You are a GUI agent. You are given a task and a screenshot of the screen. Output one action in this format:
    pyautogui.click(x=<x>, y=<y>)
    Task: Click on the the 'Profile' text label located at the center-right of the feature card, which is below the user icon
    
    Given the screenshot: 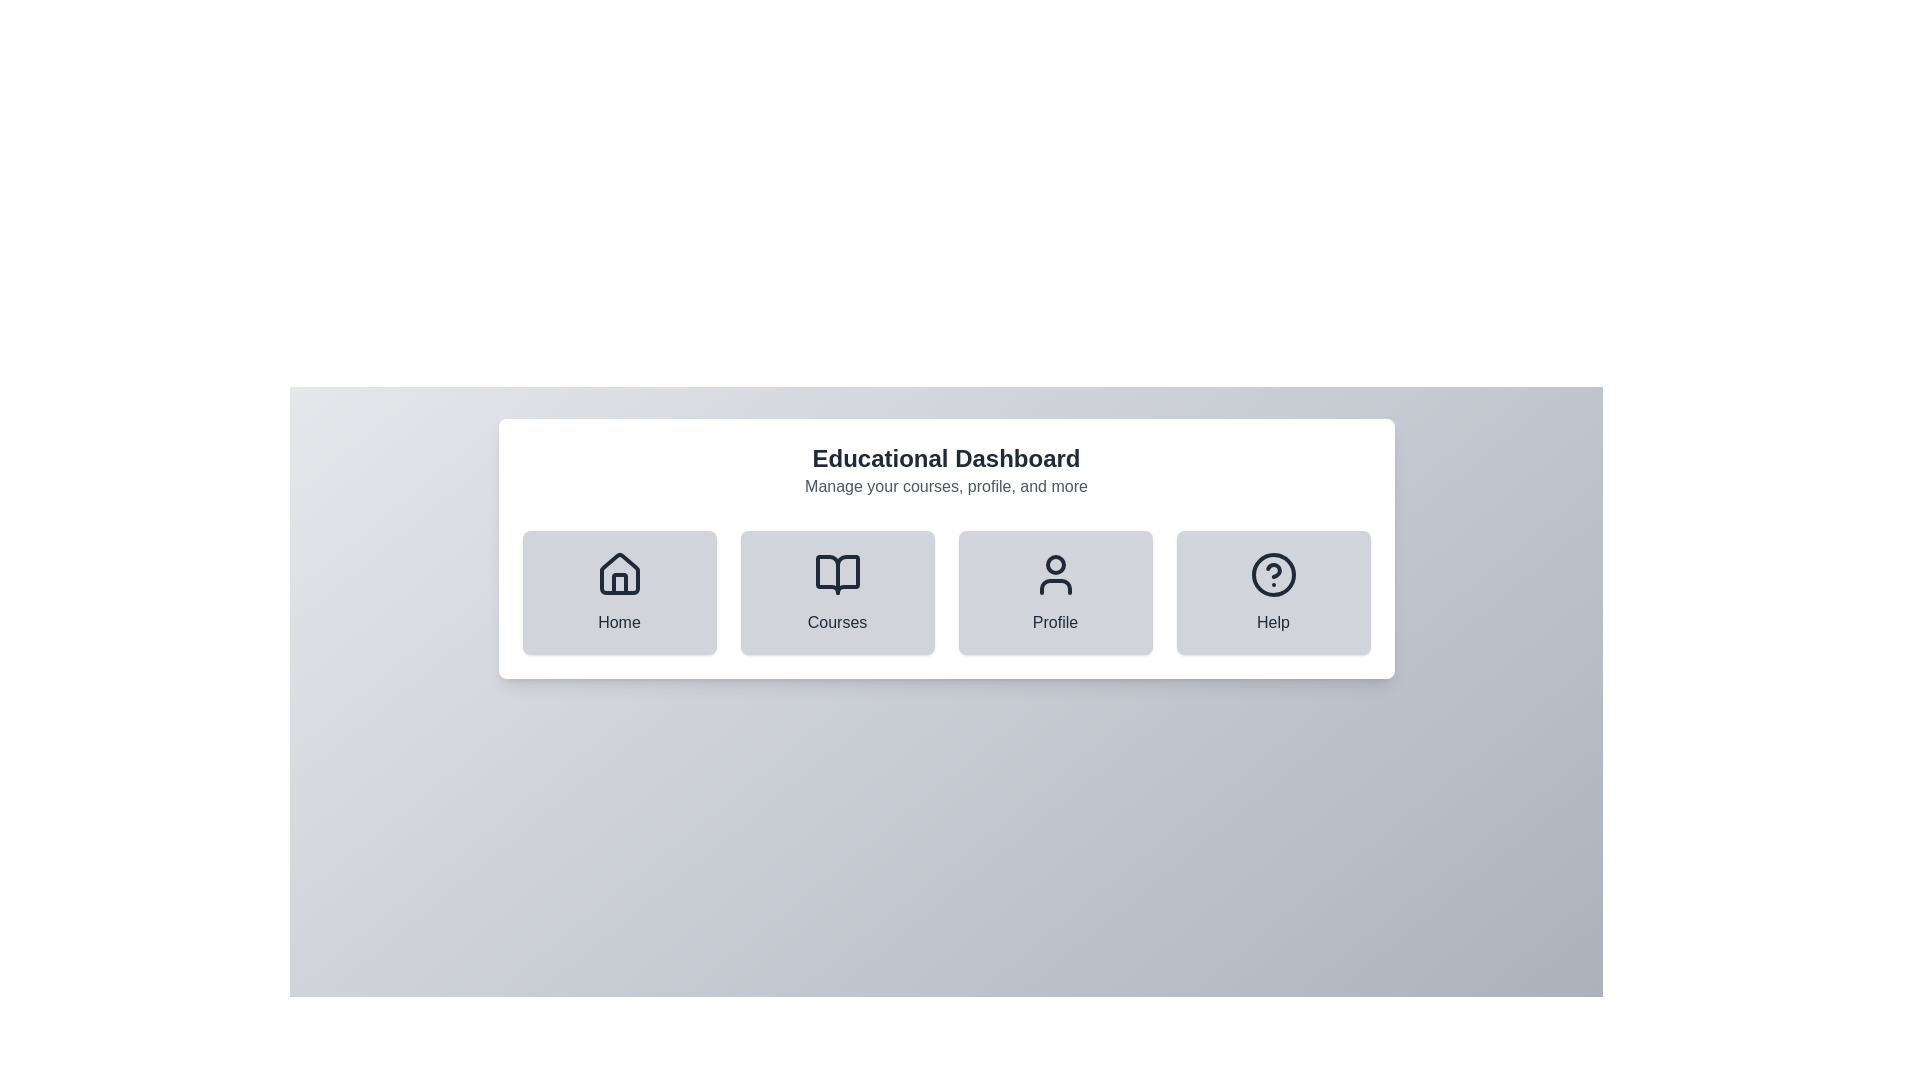 What is the action you would take?
    pyautogui.click(x=1054, y=622)
    